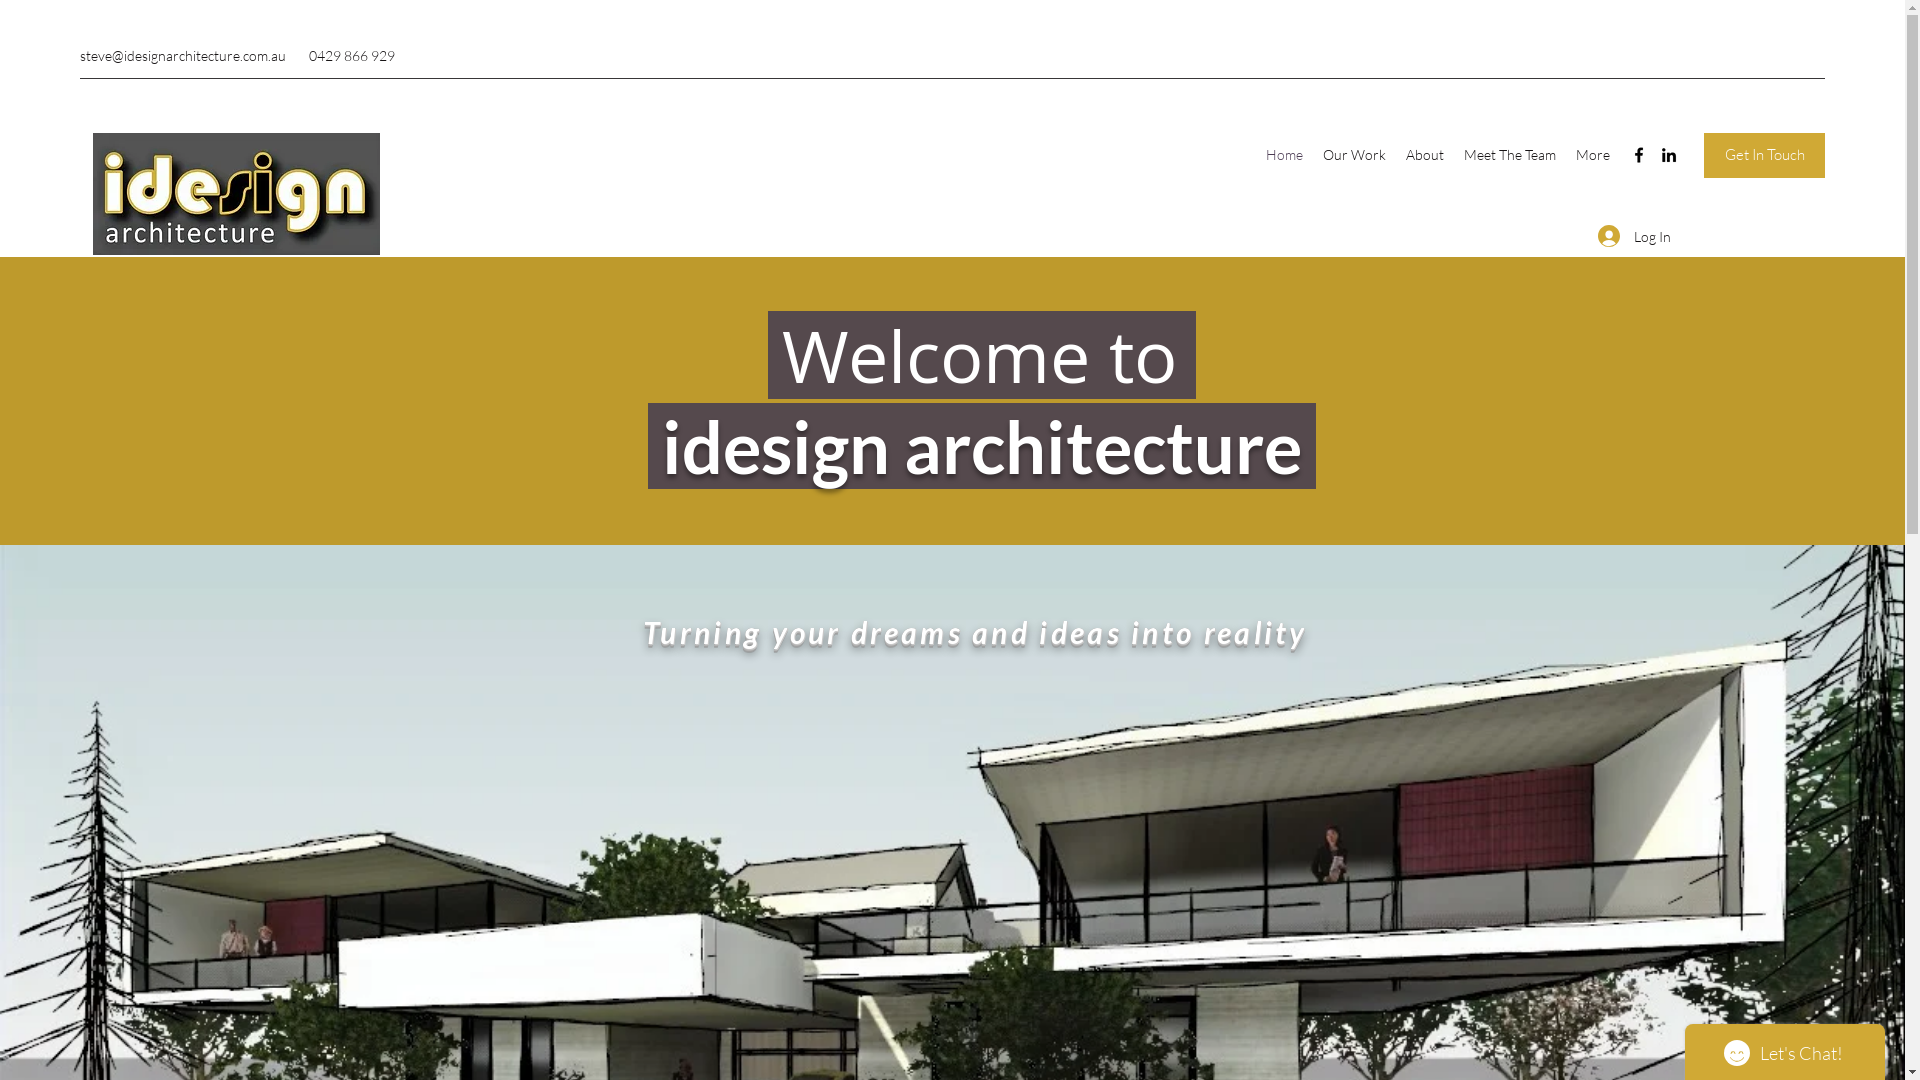 Image resolution: width=1920 pixels, height=1080 pixels. Describe the element at coordinates (1313, 153) in the screenshot. I see `'Our Work'` at that location.